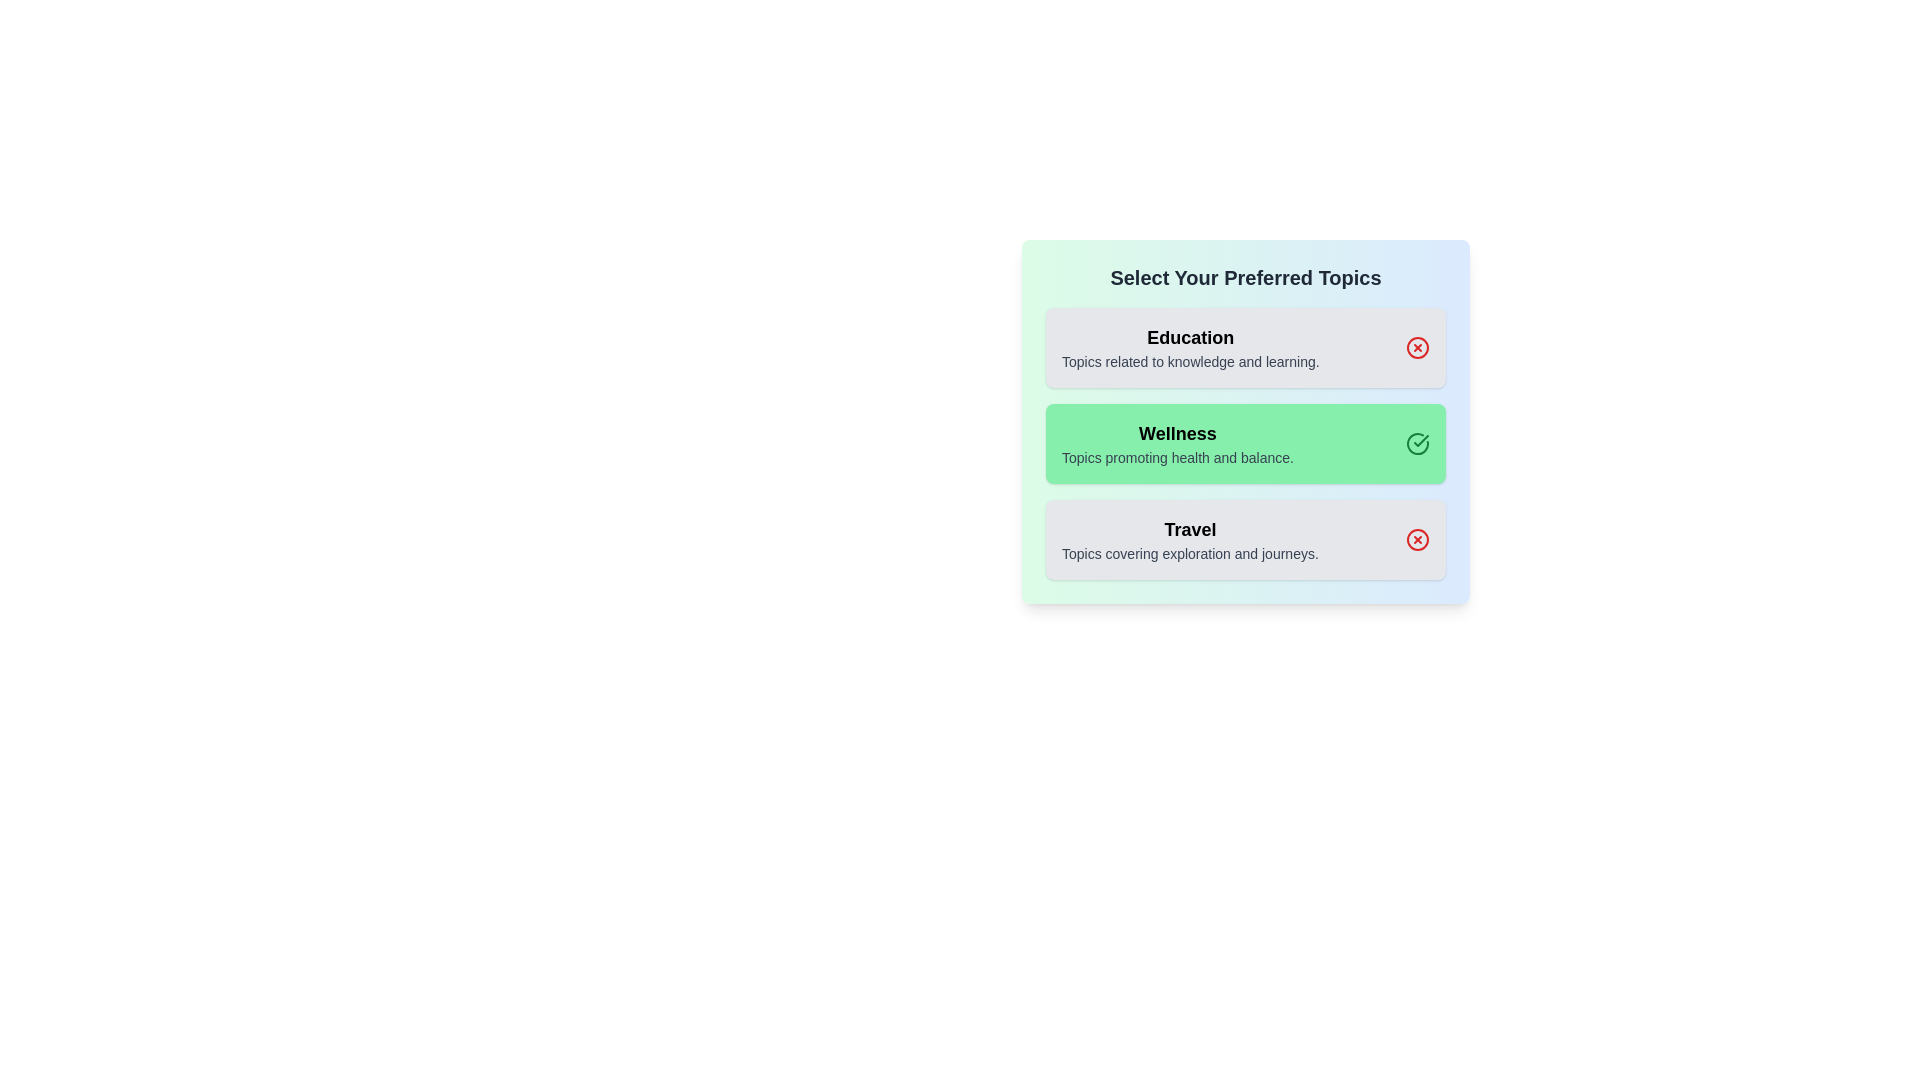  Describe the element at coordinates (1245, 442) in the screenshot. I see `the panel corresponding to the topic Wellness` at that location.